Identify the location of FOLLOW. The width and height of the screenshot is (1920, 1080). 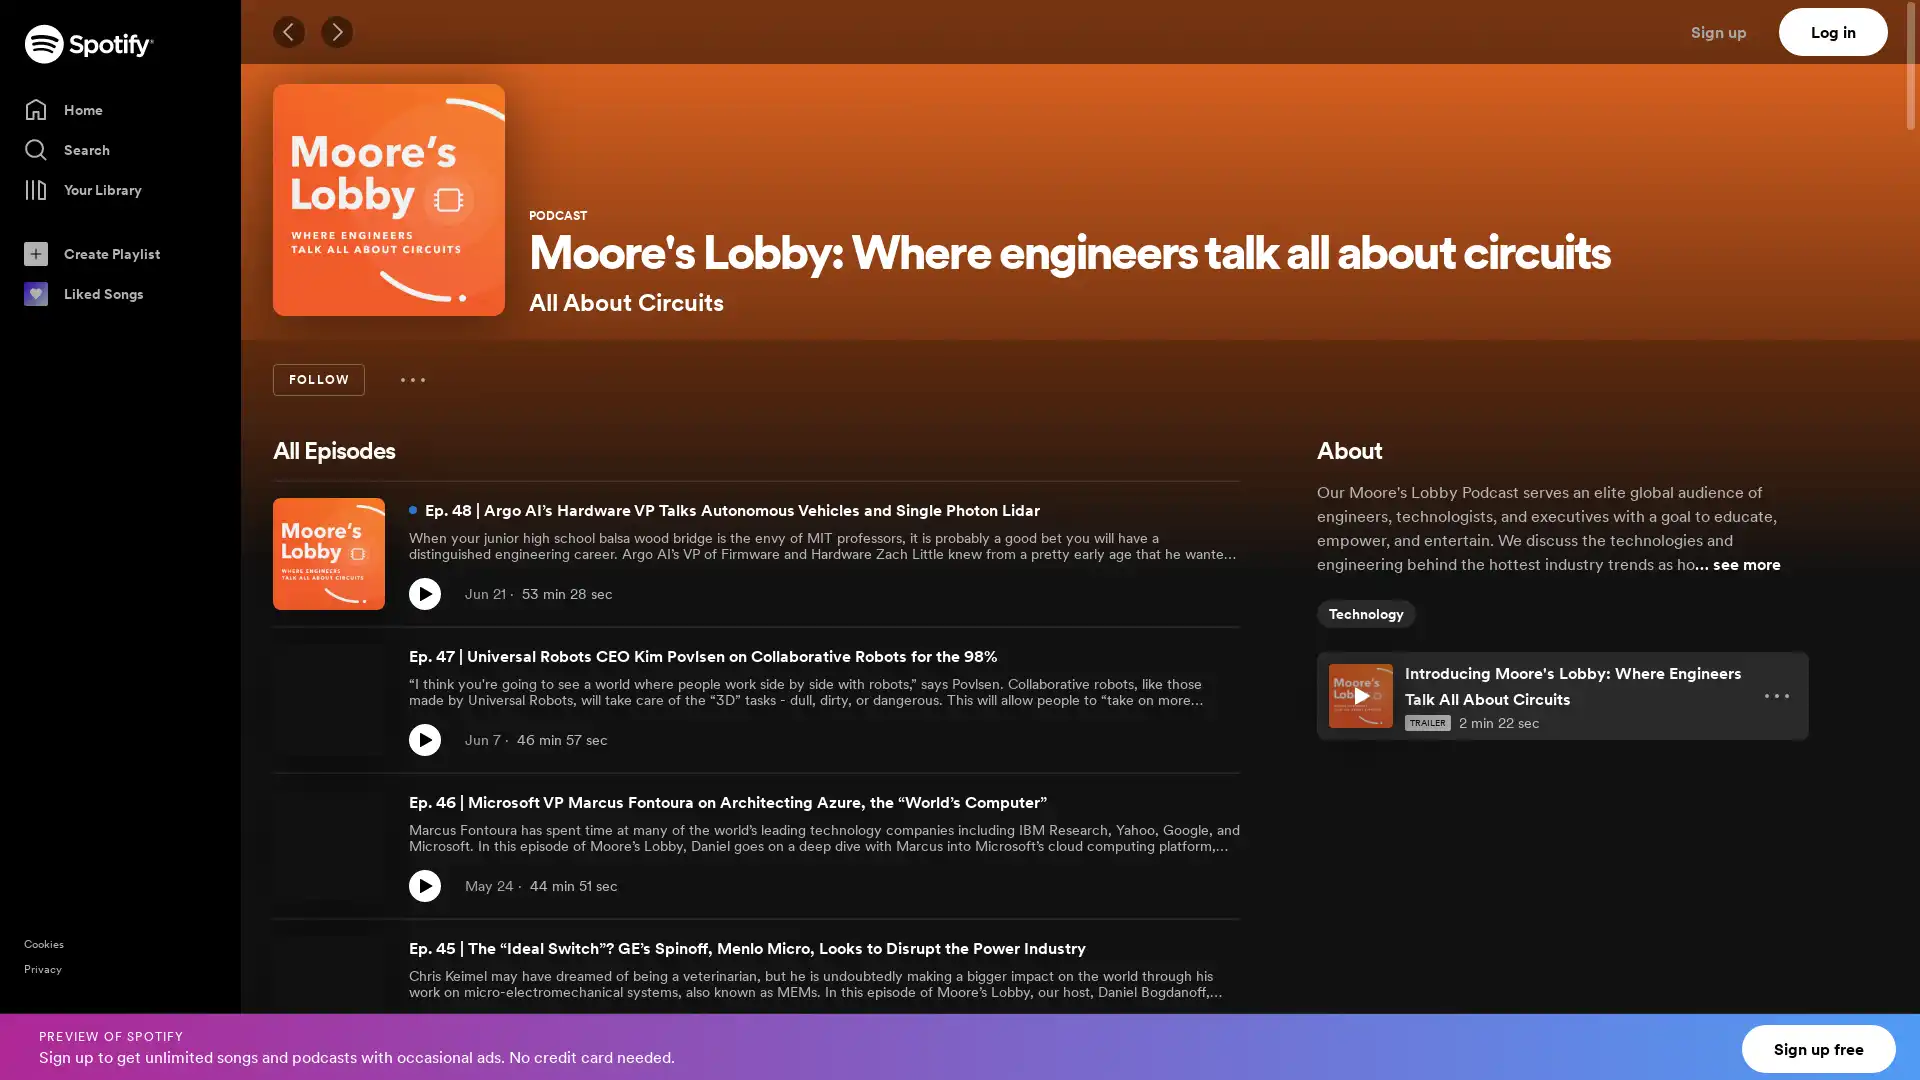
(317, 380).